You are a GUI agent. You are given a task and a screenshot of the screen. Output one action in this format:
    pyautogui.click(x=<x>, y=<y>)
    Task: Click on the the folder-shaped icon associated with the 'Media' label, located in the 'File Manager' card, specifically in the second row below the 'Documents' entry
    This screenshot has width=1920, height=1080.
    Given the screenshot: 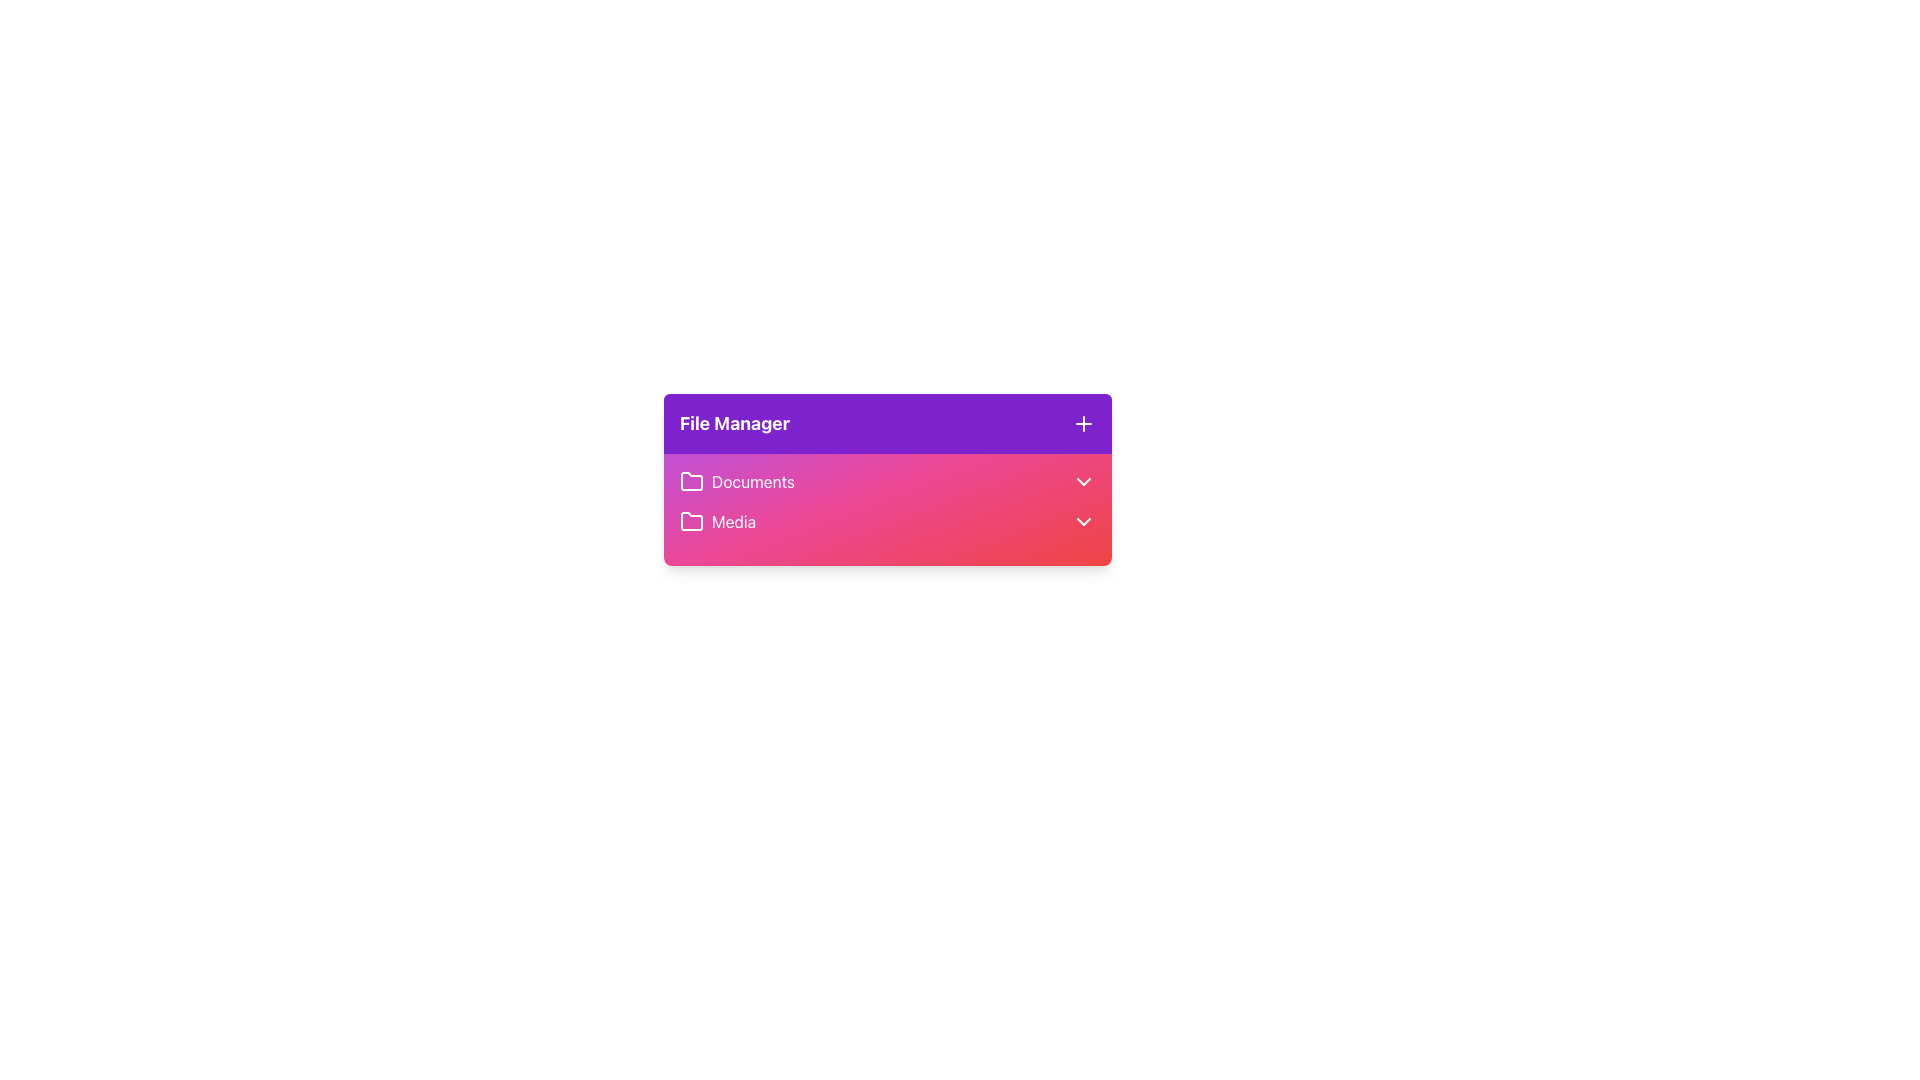 What is the action you would take?
    pyautogui.click(x=691, y=519)
    